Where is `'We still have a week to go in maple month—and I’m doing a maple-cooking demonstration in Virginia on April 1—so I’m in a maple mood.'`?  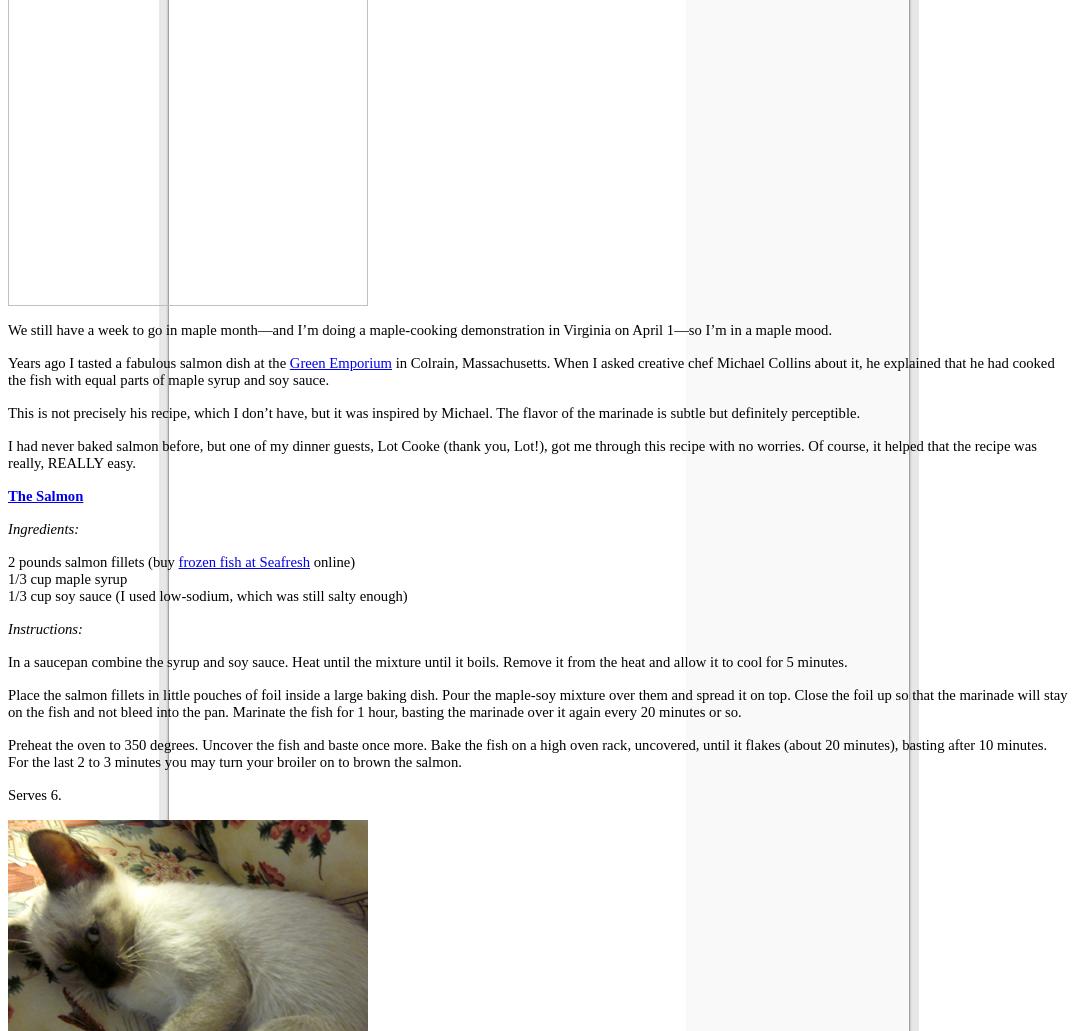
'We still have a week to go in maple month—and I’m doing a maple-cooking demonstration in Virginia on April 1—so I’m in a maple mood.' is located at coordinates (419, 327).